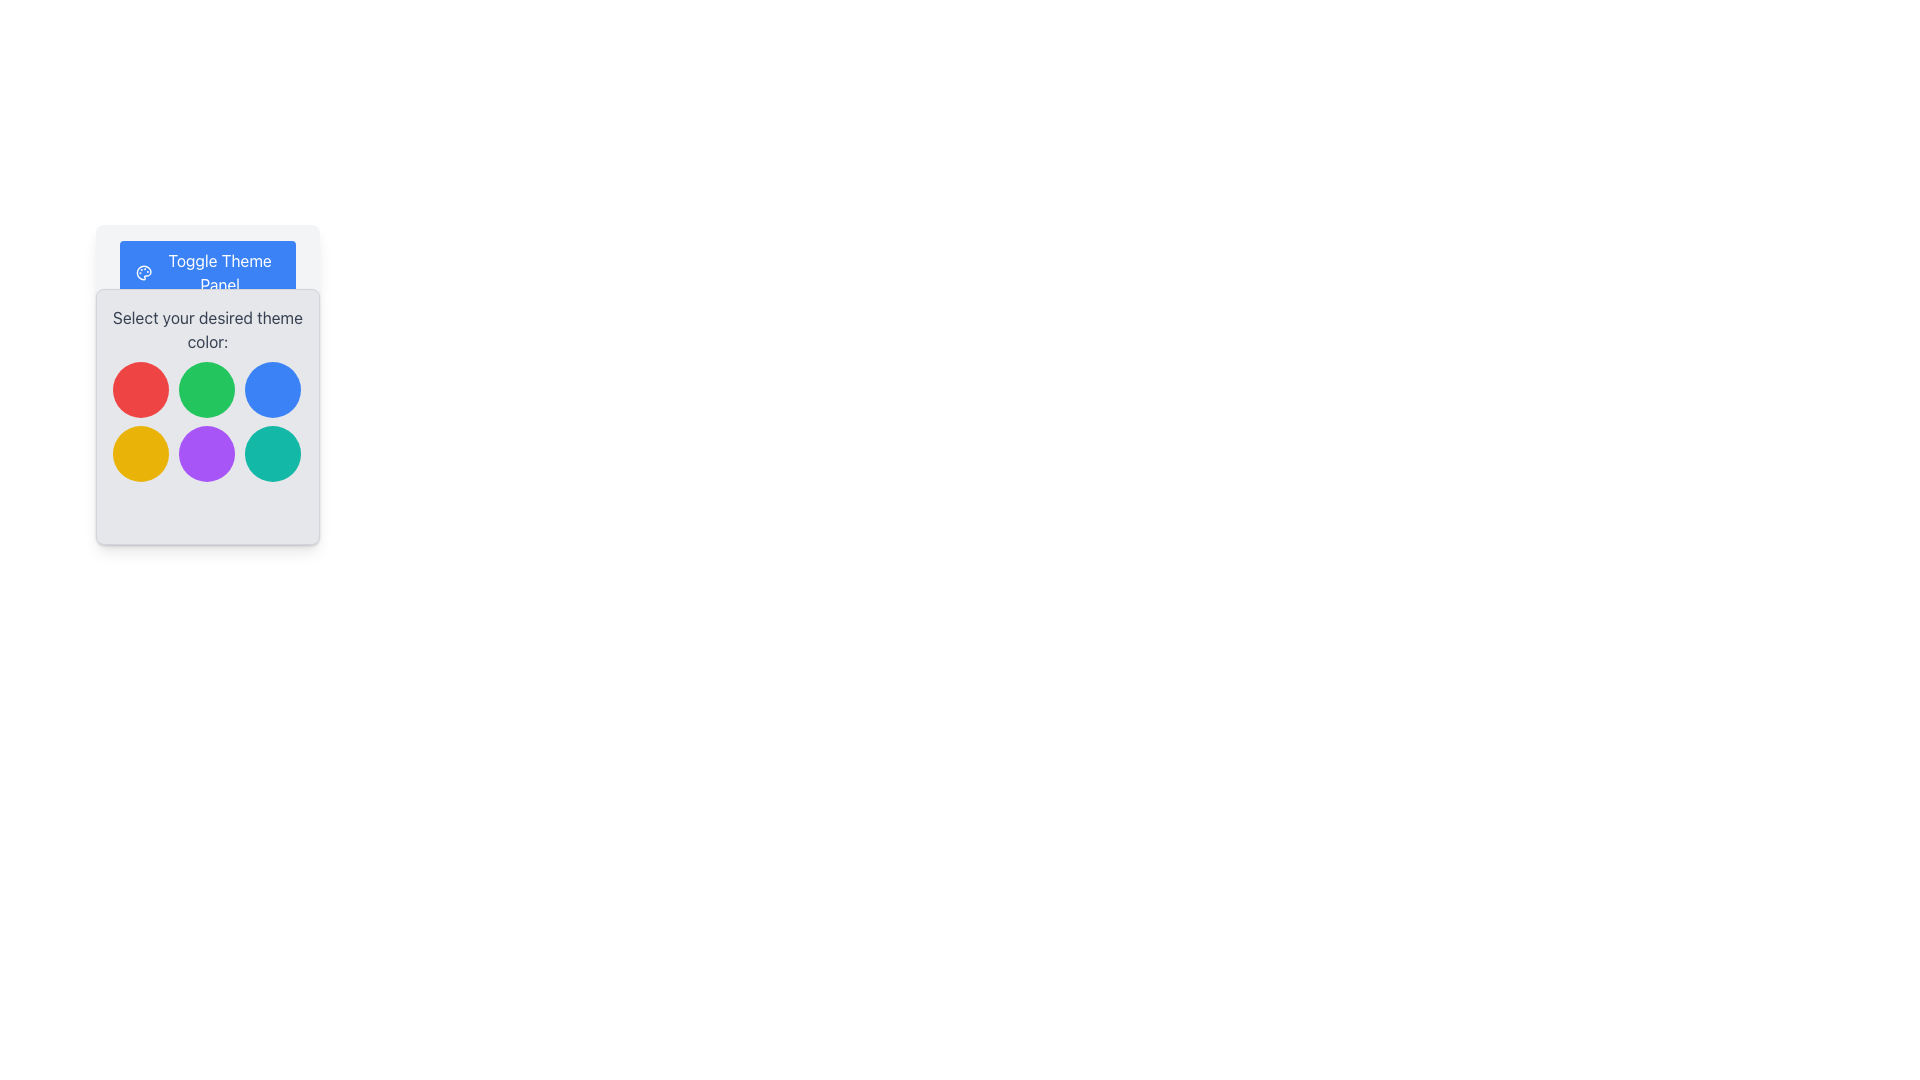  What do you see at coordinates (207, 415) in the screenshot?
I see `the composite selection panel with circular button choices that allows users to select a theme color` at bounding box center [207, 415].